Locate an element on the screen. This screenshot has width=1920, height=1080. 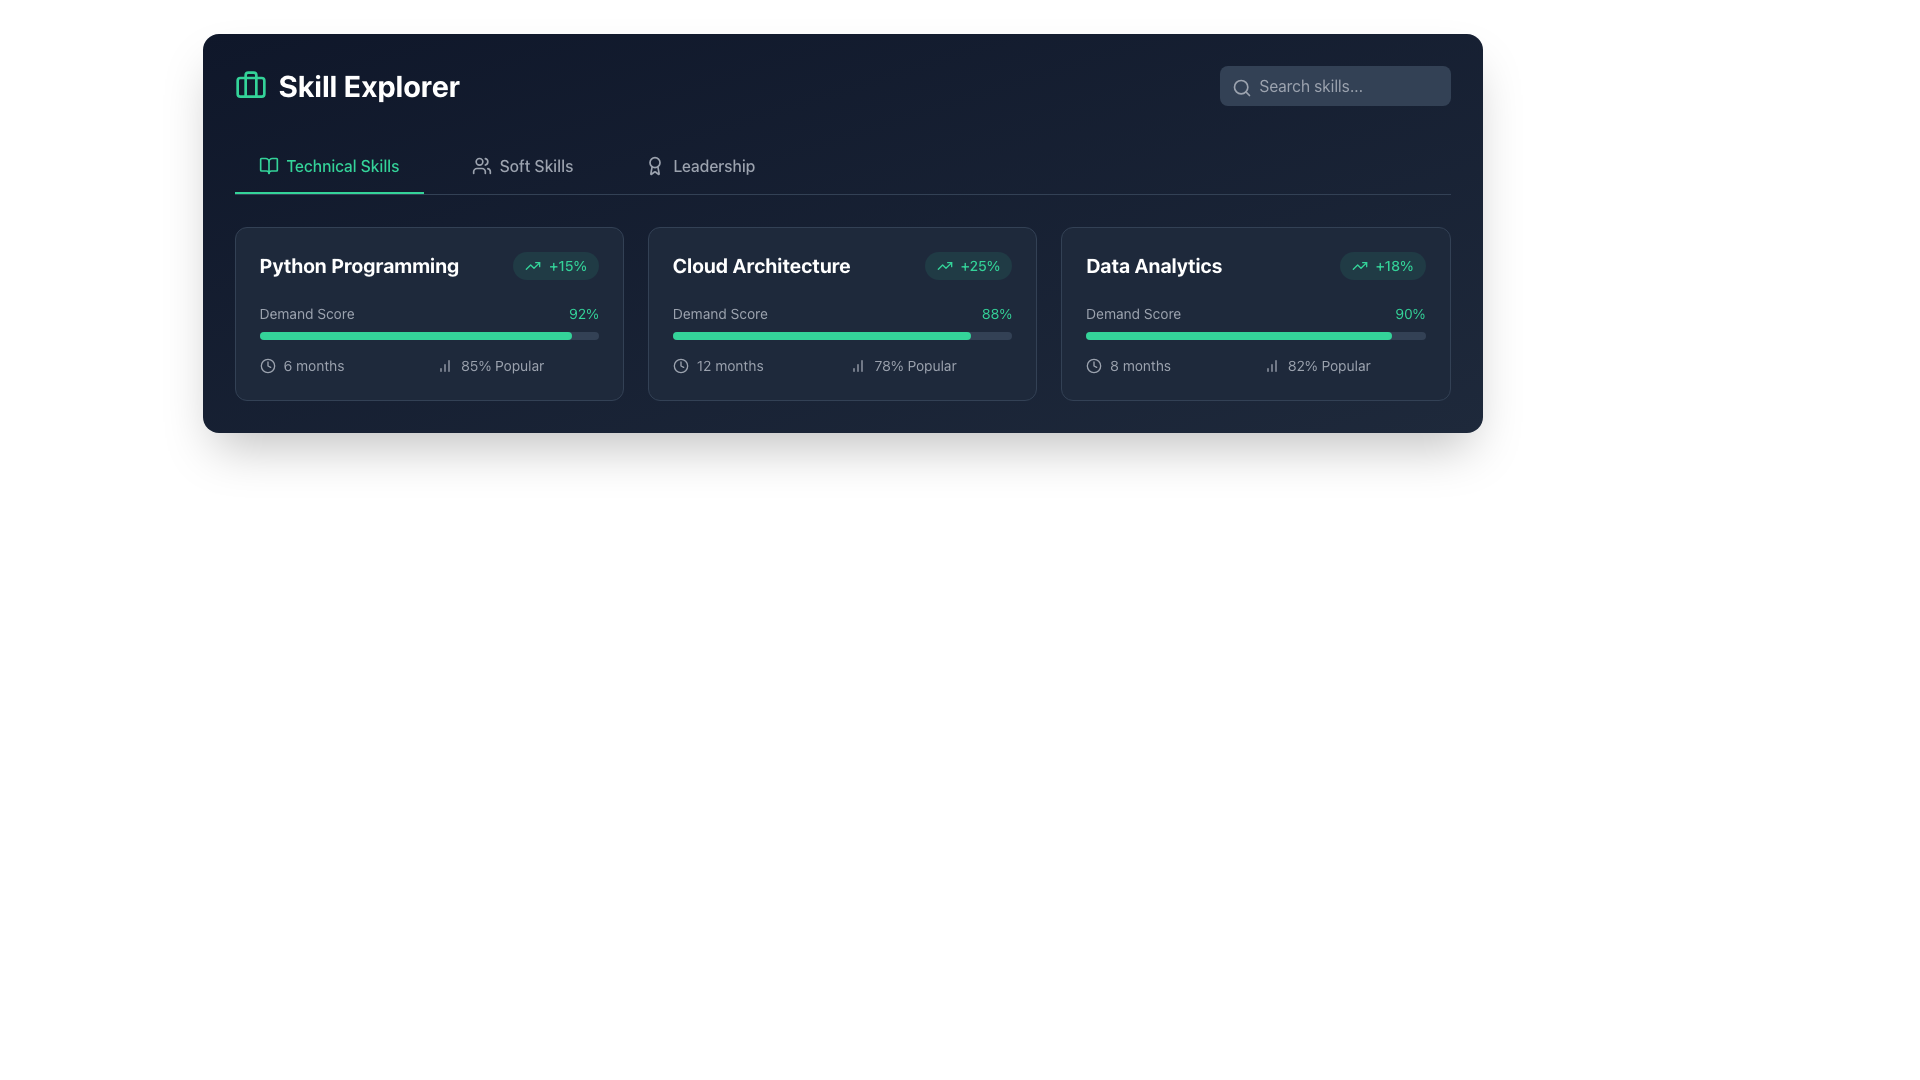
the tab in the Navigation menu is located at coordinates (842, 164).